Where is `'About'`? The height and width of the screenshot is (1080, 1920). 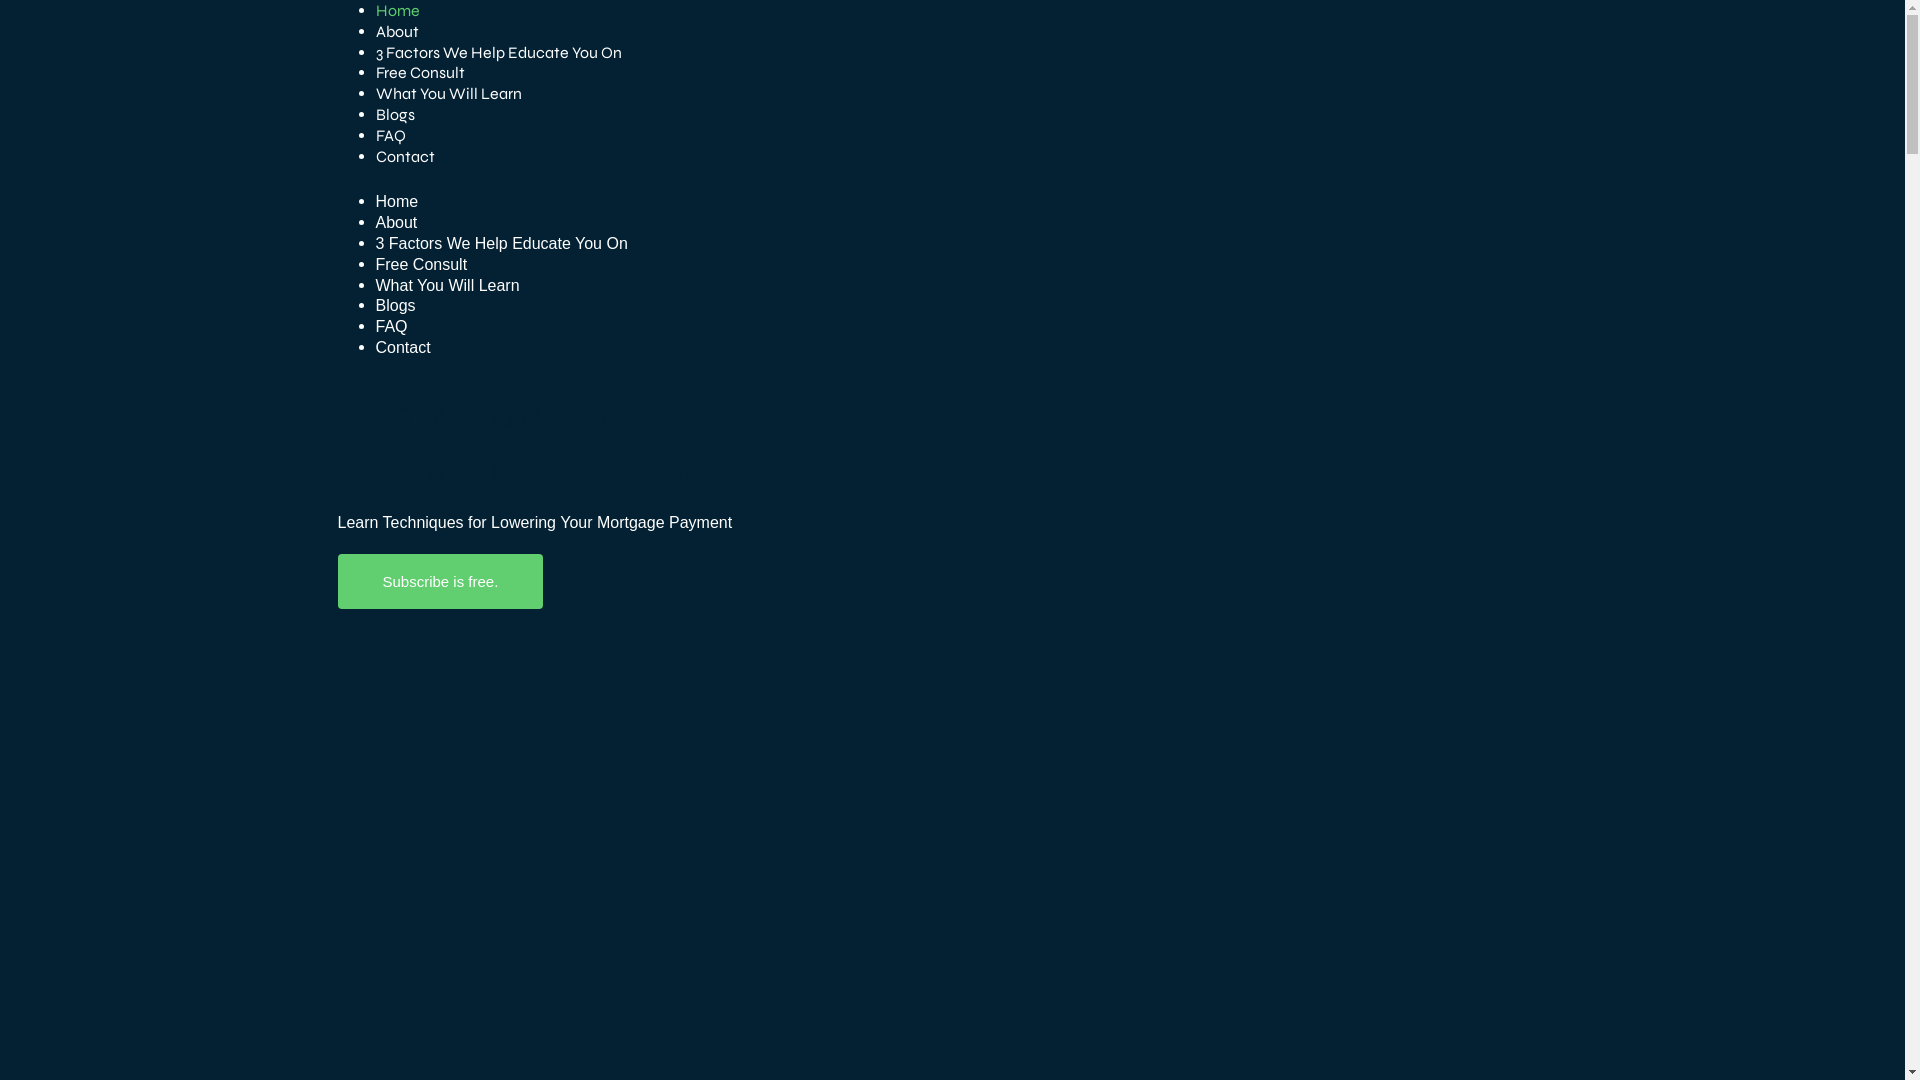
'About' is located at coordinates (397, 31).